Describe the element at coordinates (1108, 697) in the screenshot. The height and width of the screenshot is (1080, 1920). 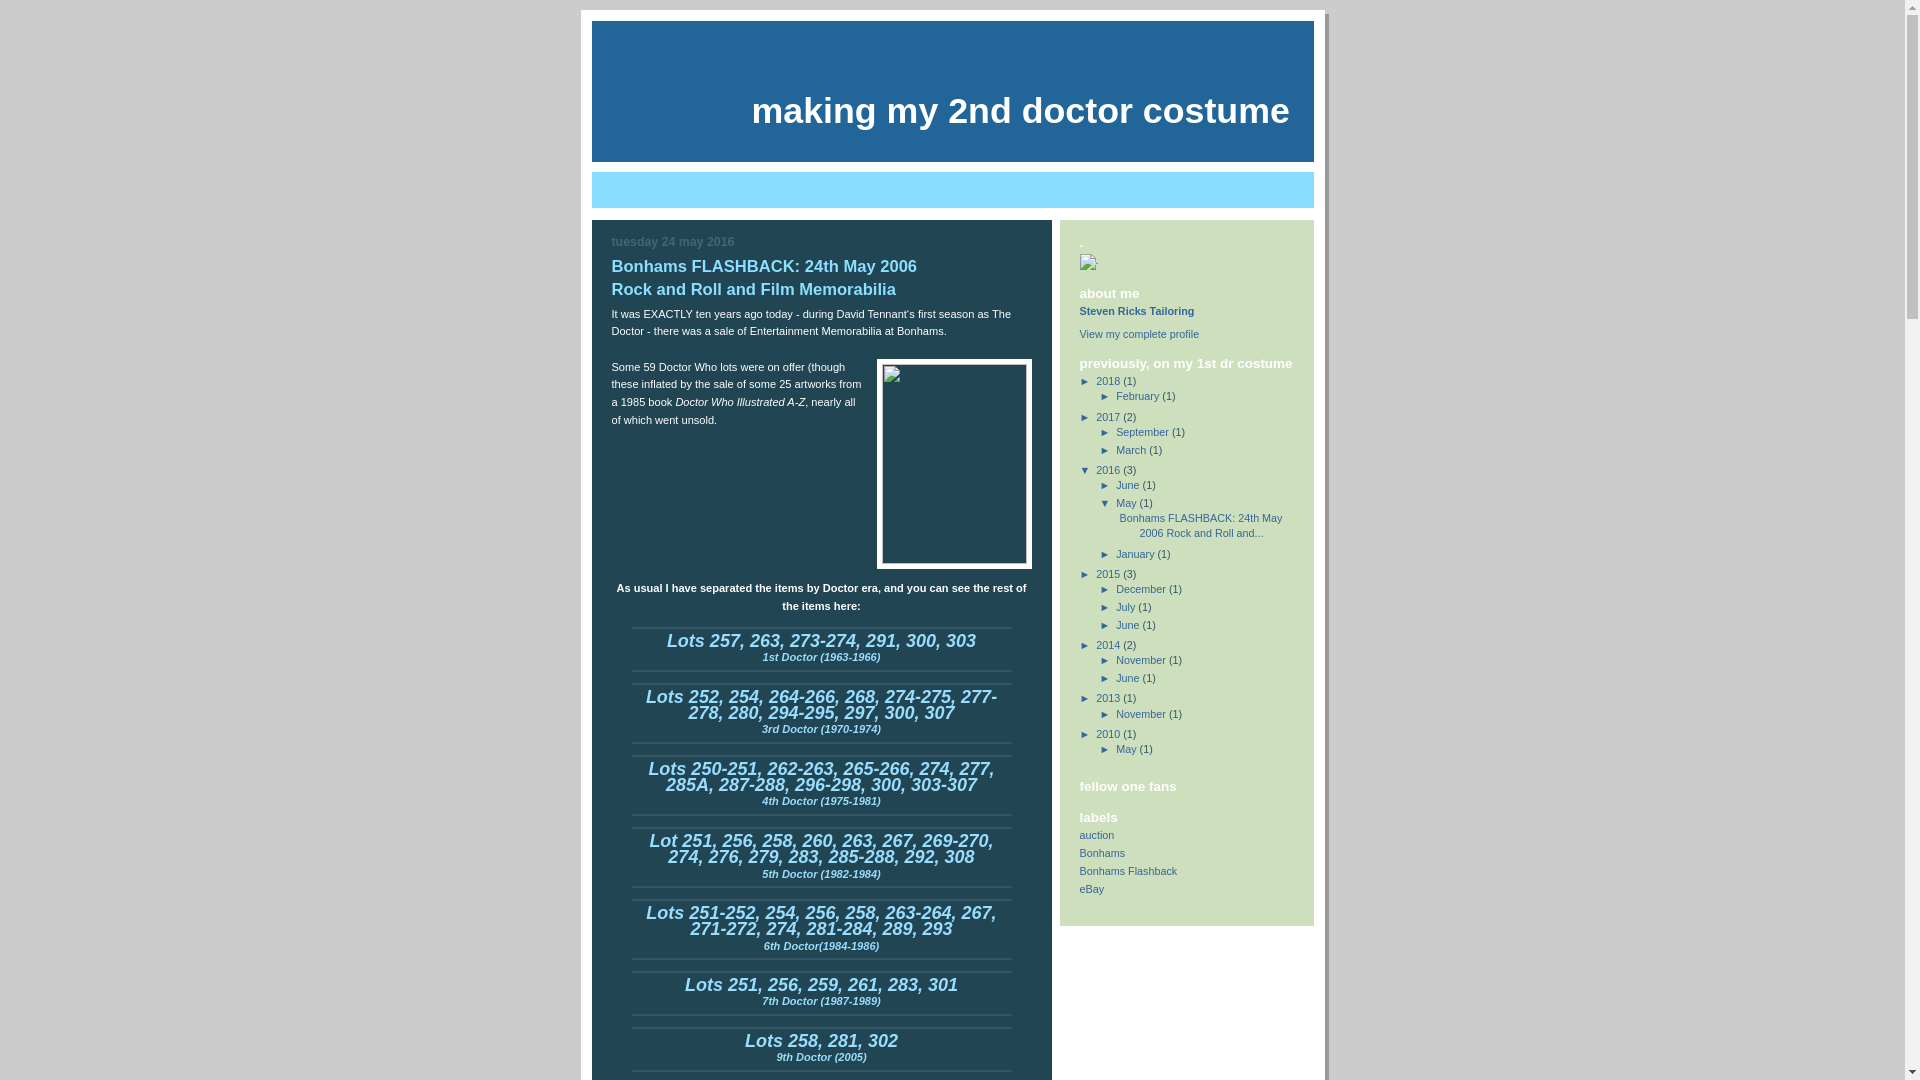
I see `'2013'` at that location.